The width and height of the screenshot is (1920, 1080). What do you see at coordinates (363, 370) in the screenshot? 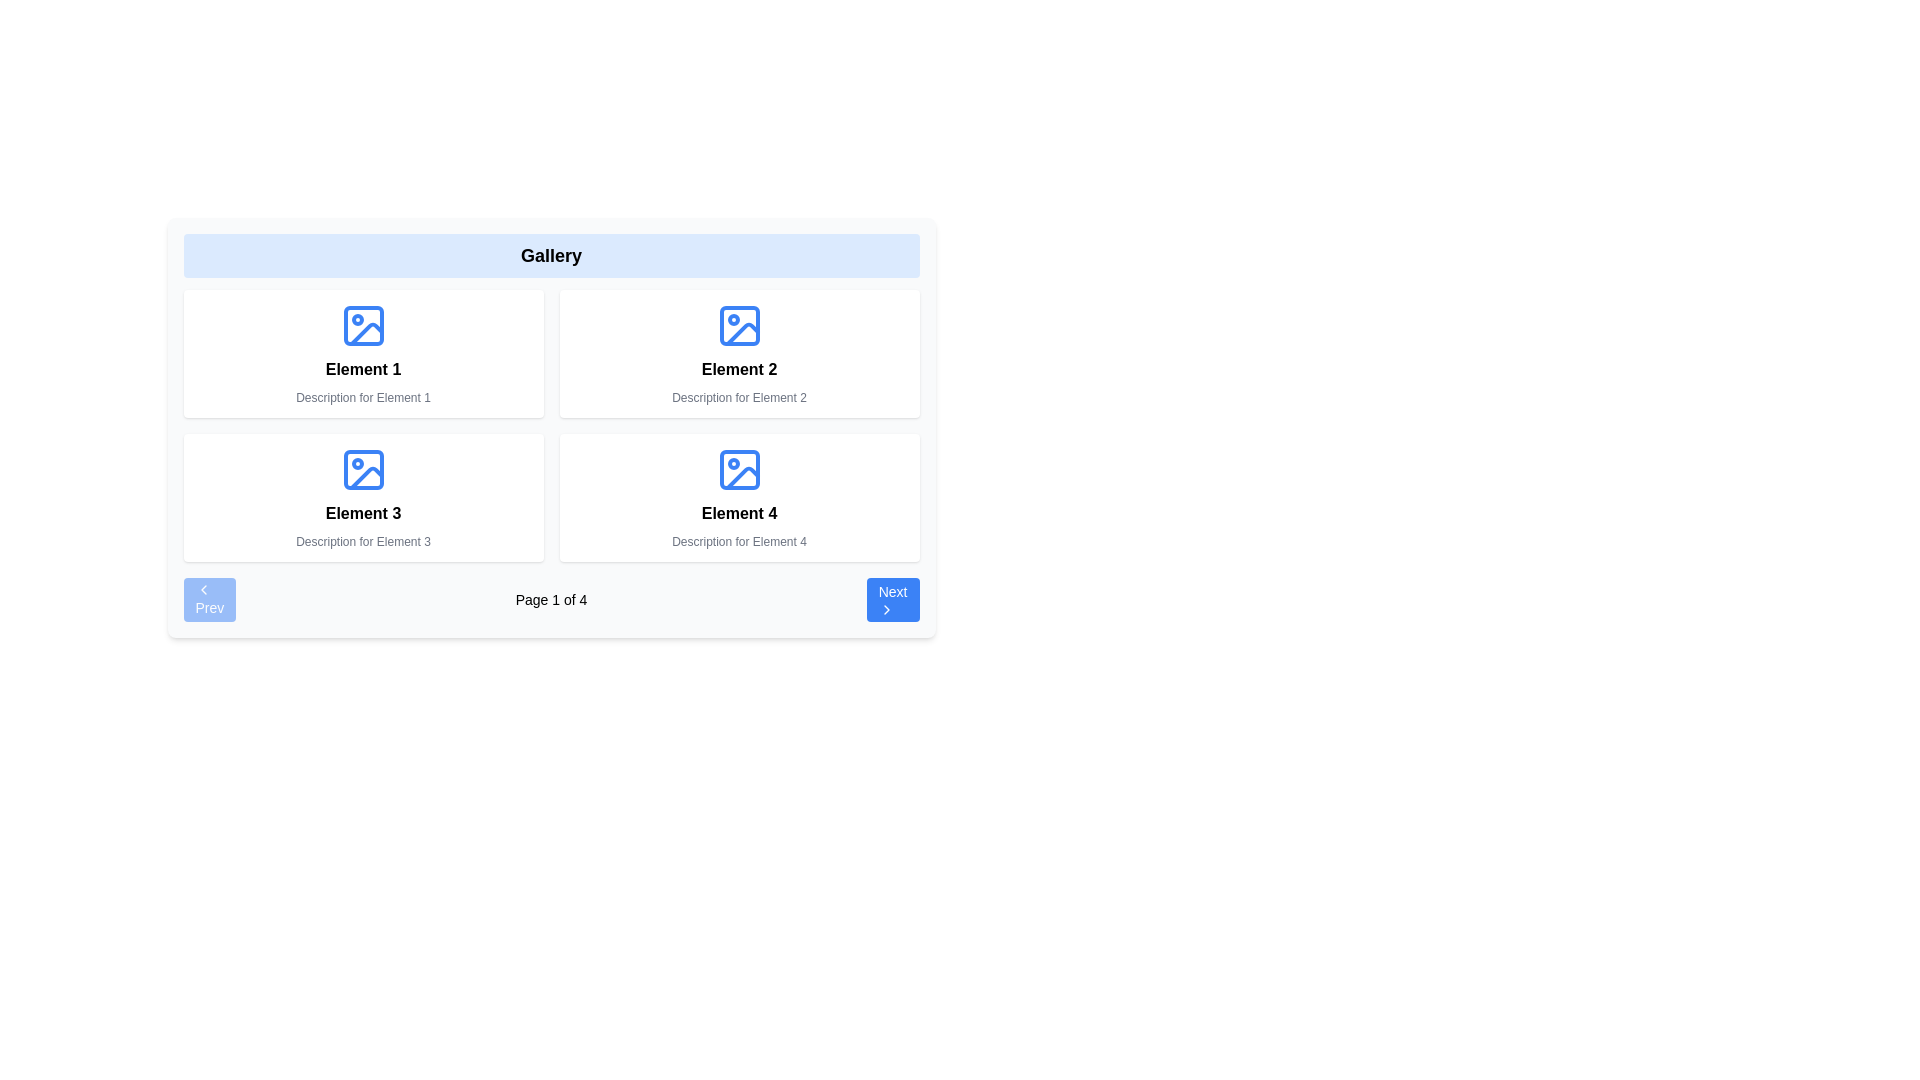
I see `text label displaying 'Element 1' located in the top-left section of the card component` at bounding box center [363, 370].